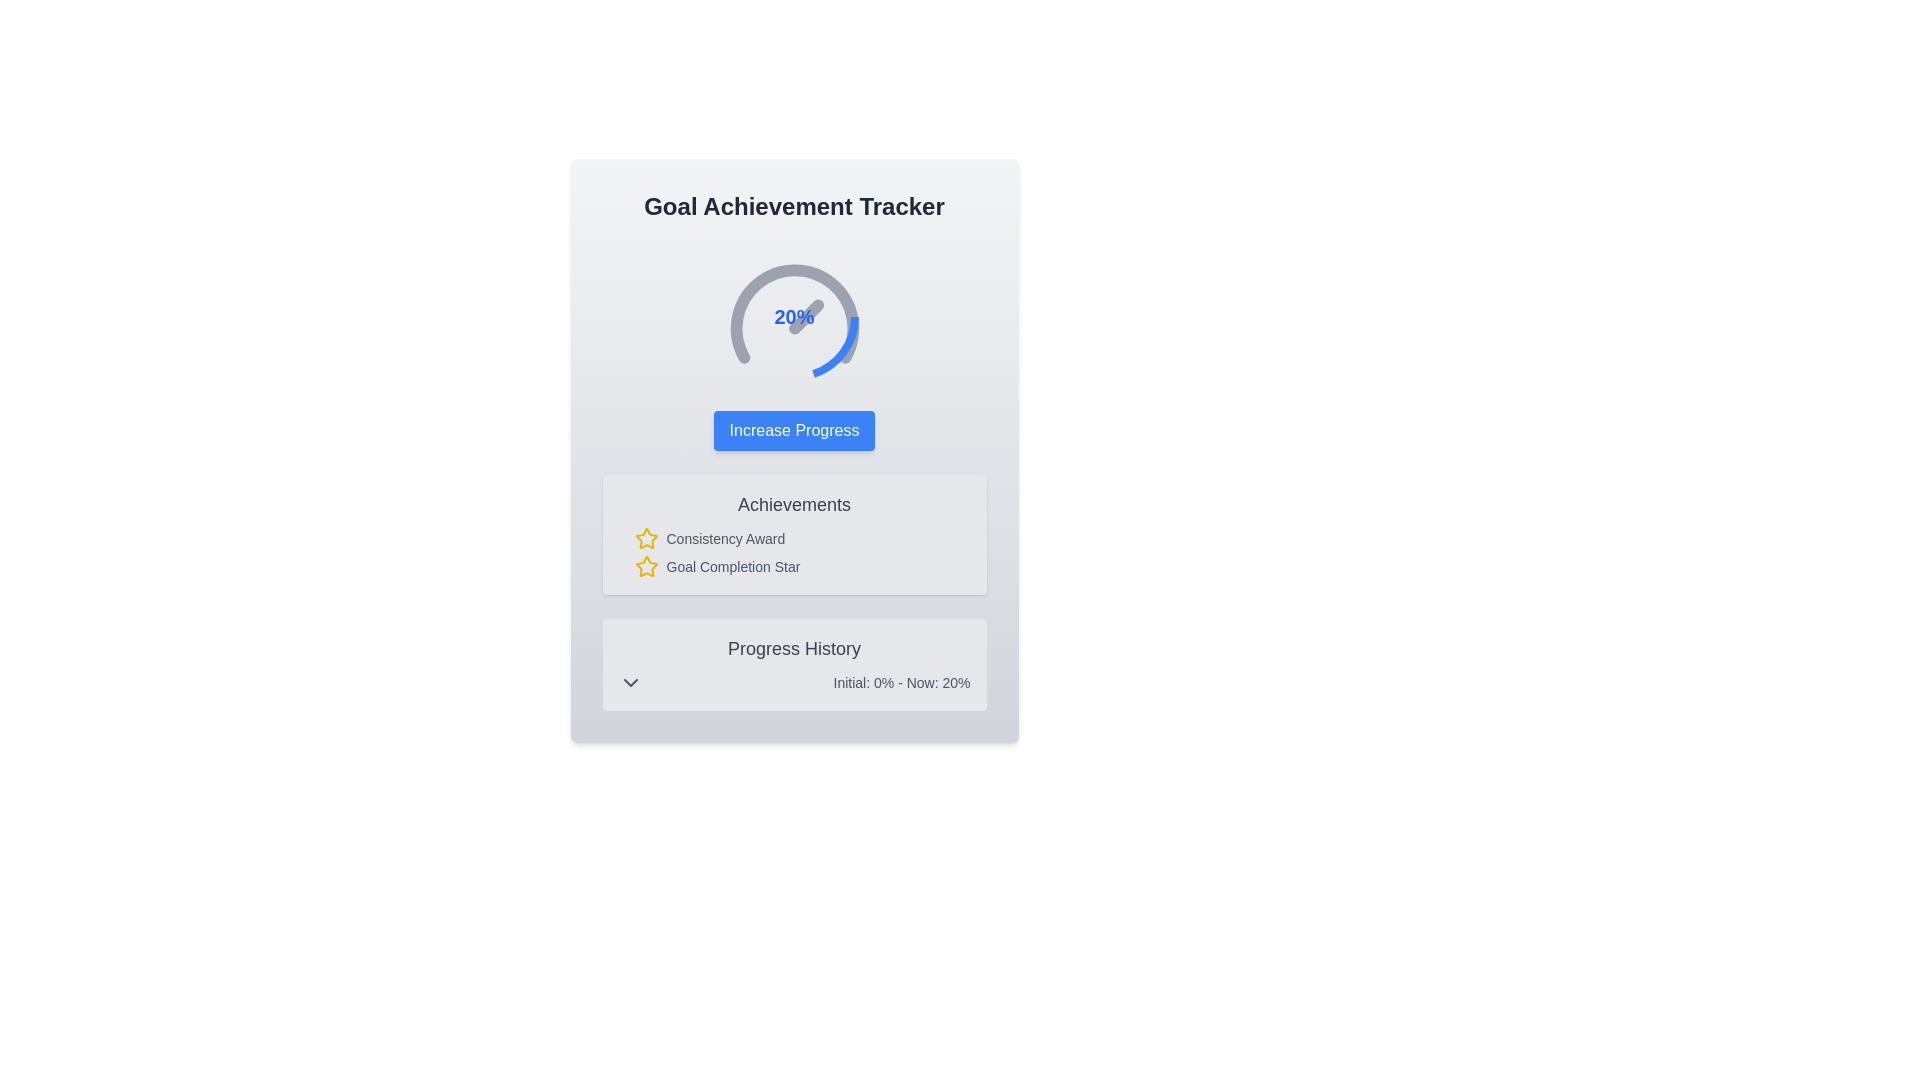  I want to click on the Circular Progress Indicator displaying '20%' within the 'Goal Achievement Tracker' section, so click(874, 320).